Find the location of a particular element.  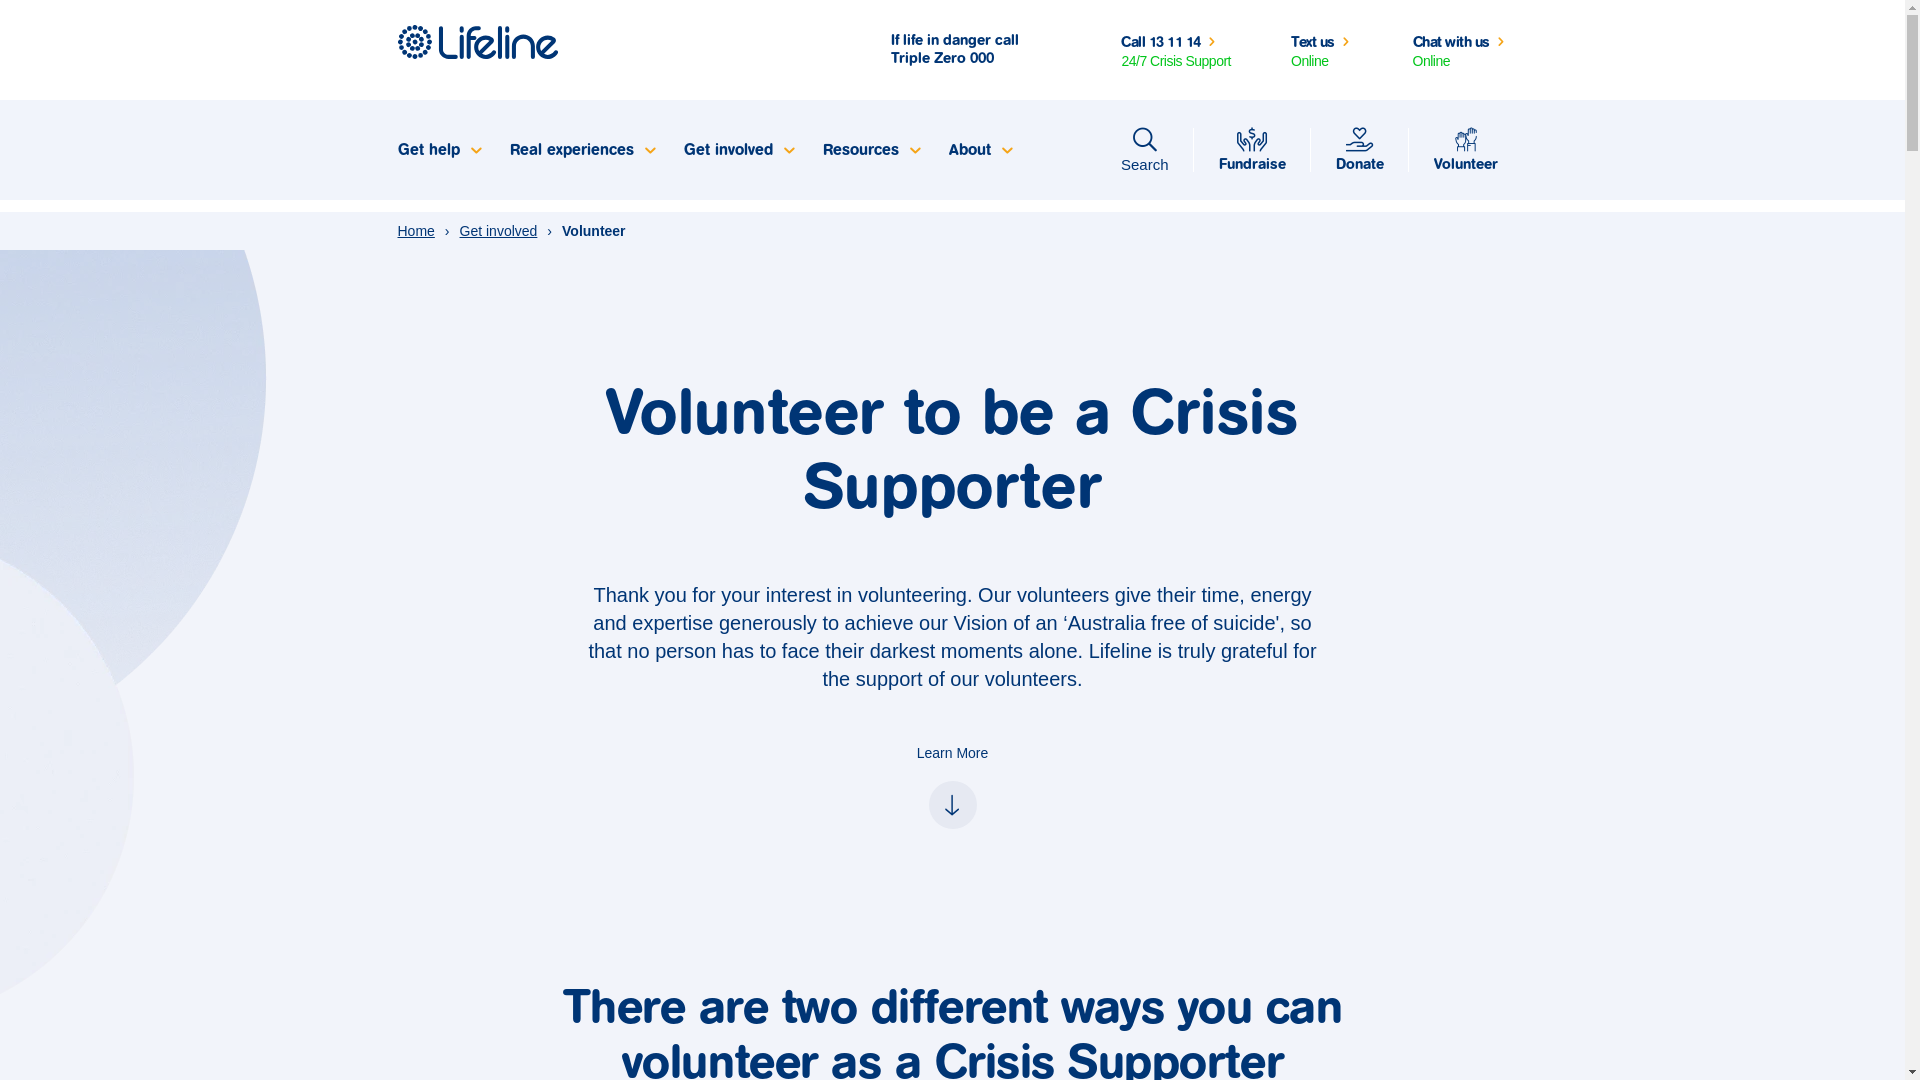

'Learn More' is located at coordinates (950, 784).